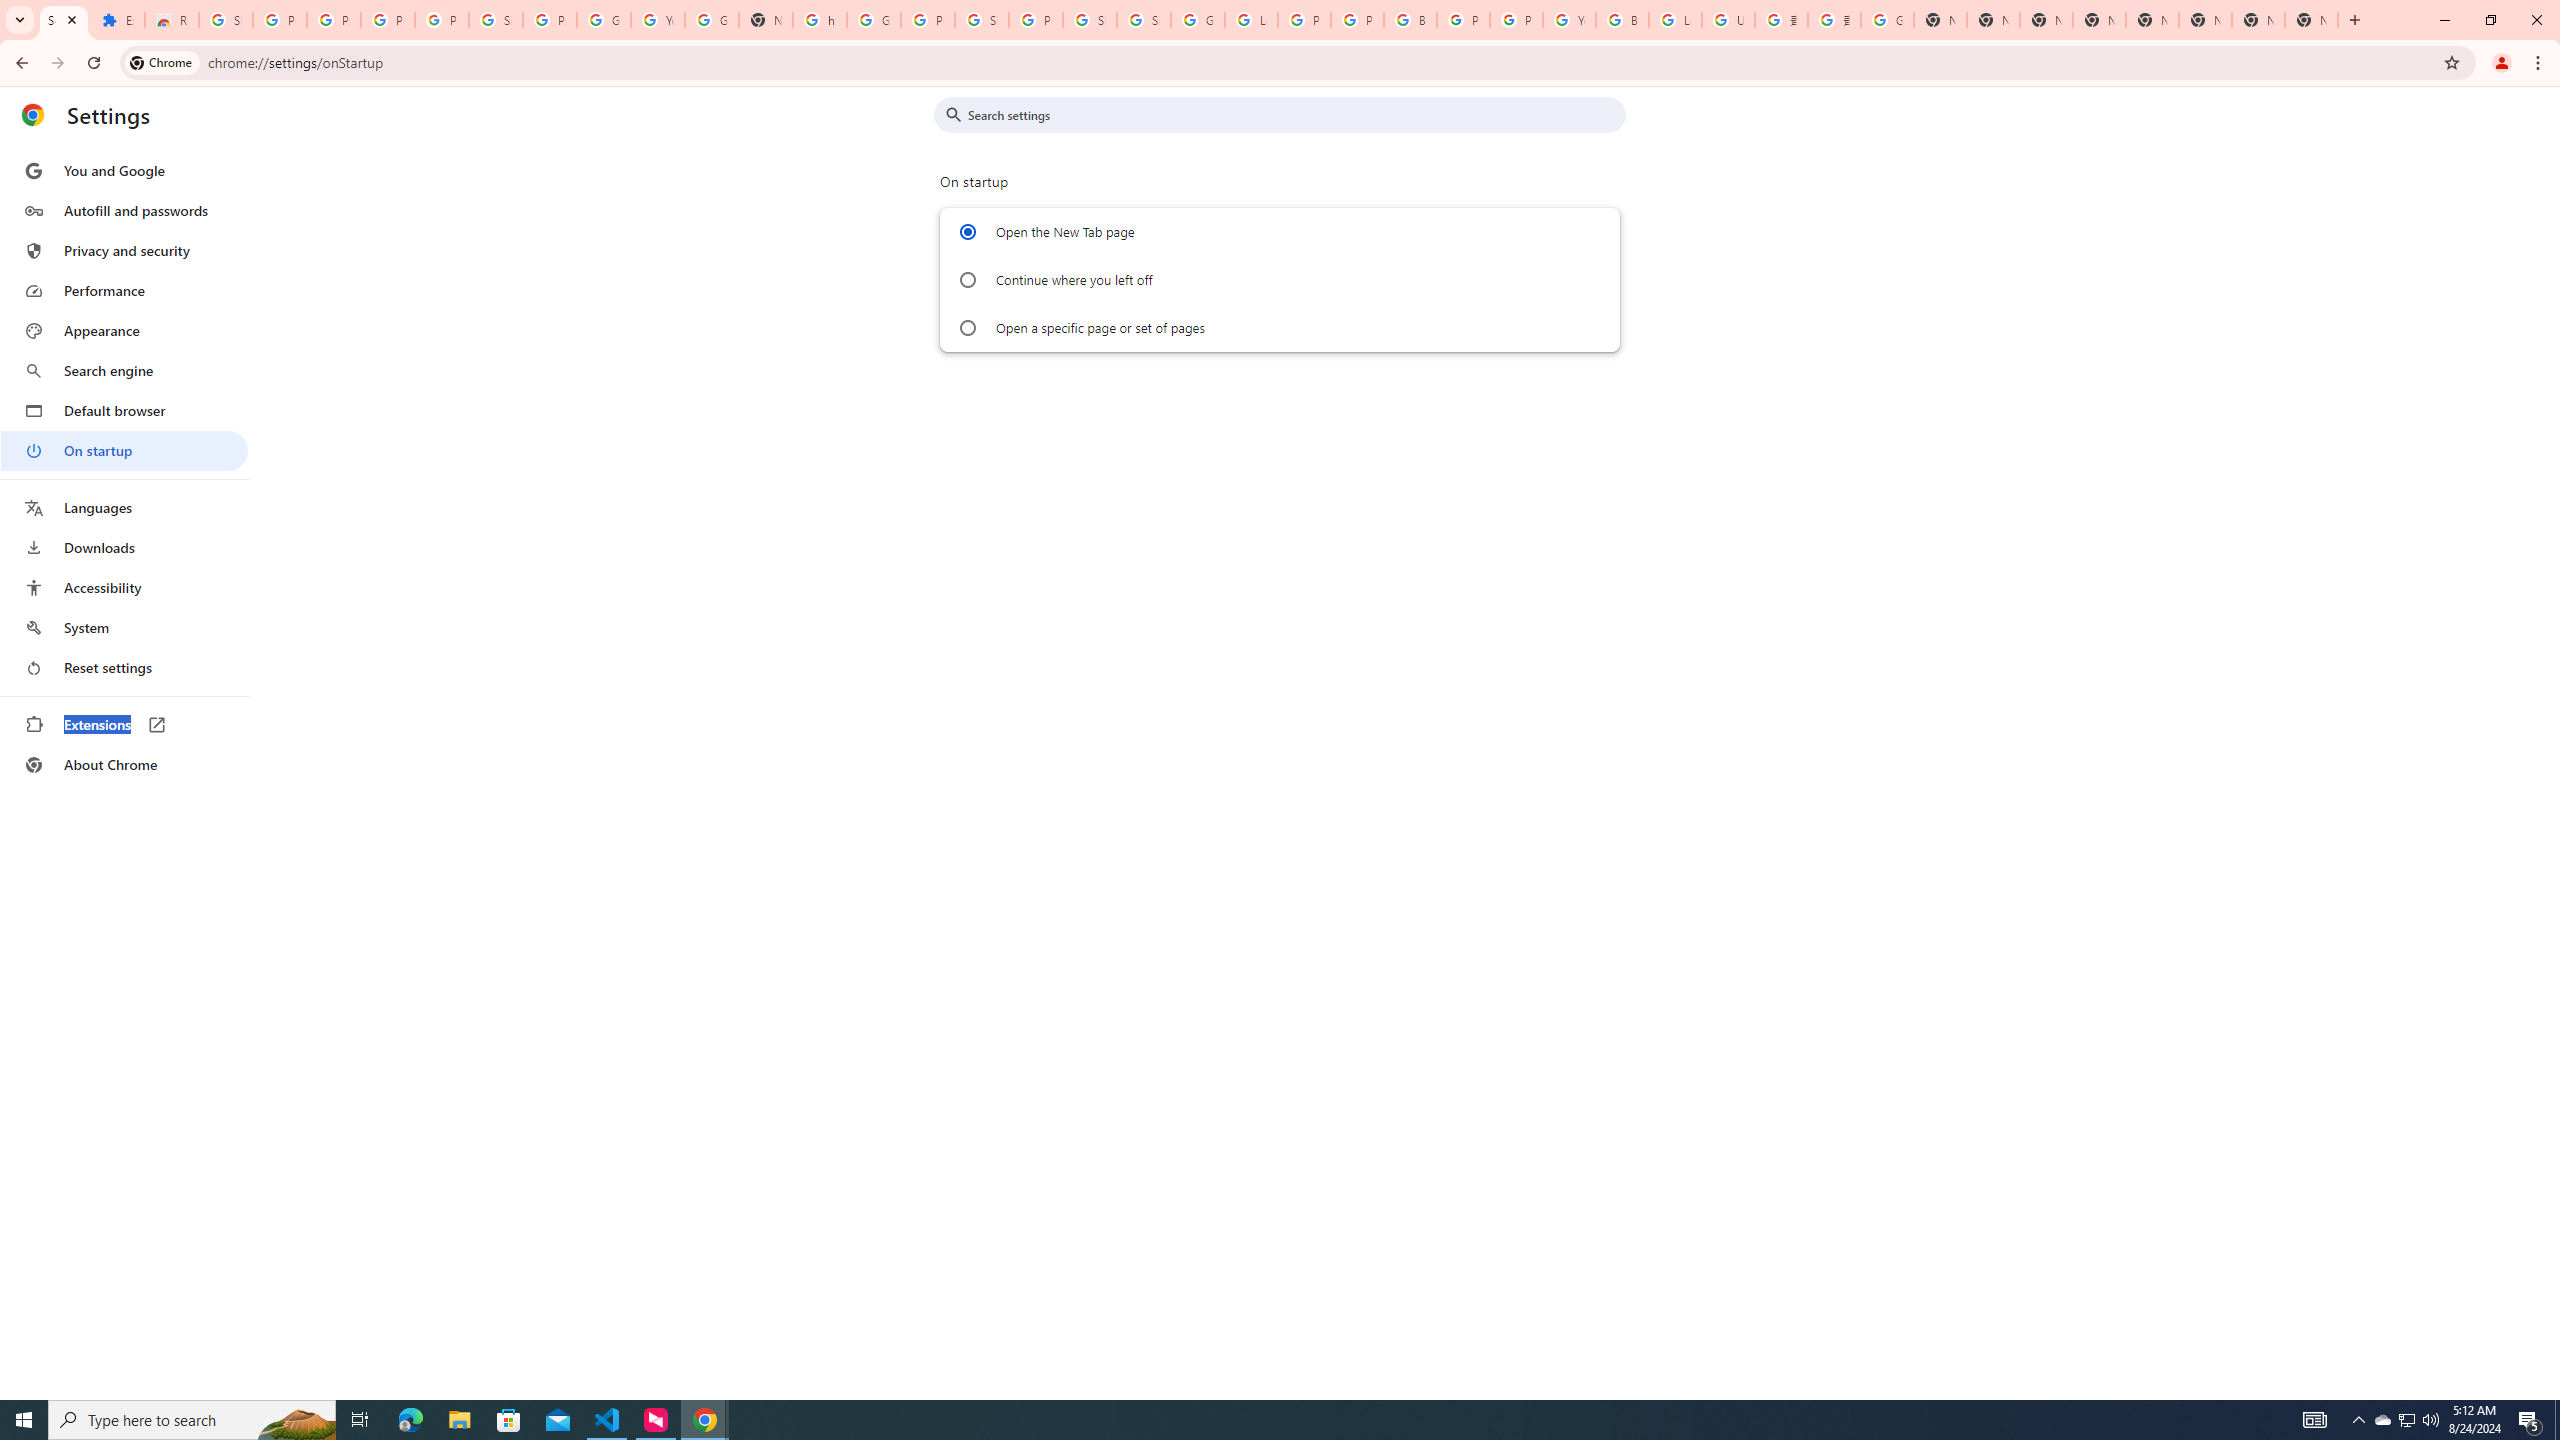  What do you see at coordinates (123, 171) in the screenshot?
I see `'You and Google'` at bounding box center [123, 171].